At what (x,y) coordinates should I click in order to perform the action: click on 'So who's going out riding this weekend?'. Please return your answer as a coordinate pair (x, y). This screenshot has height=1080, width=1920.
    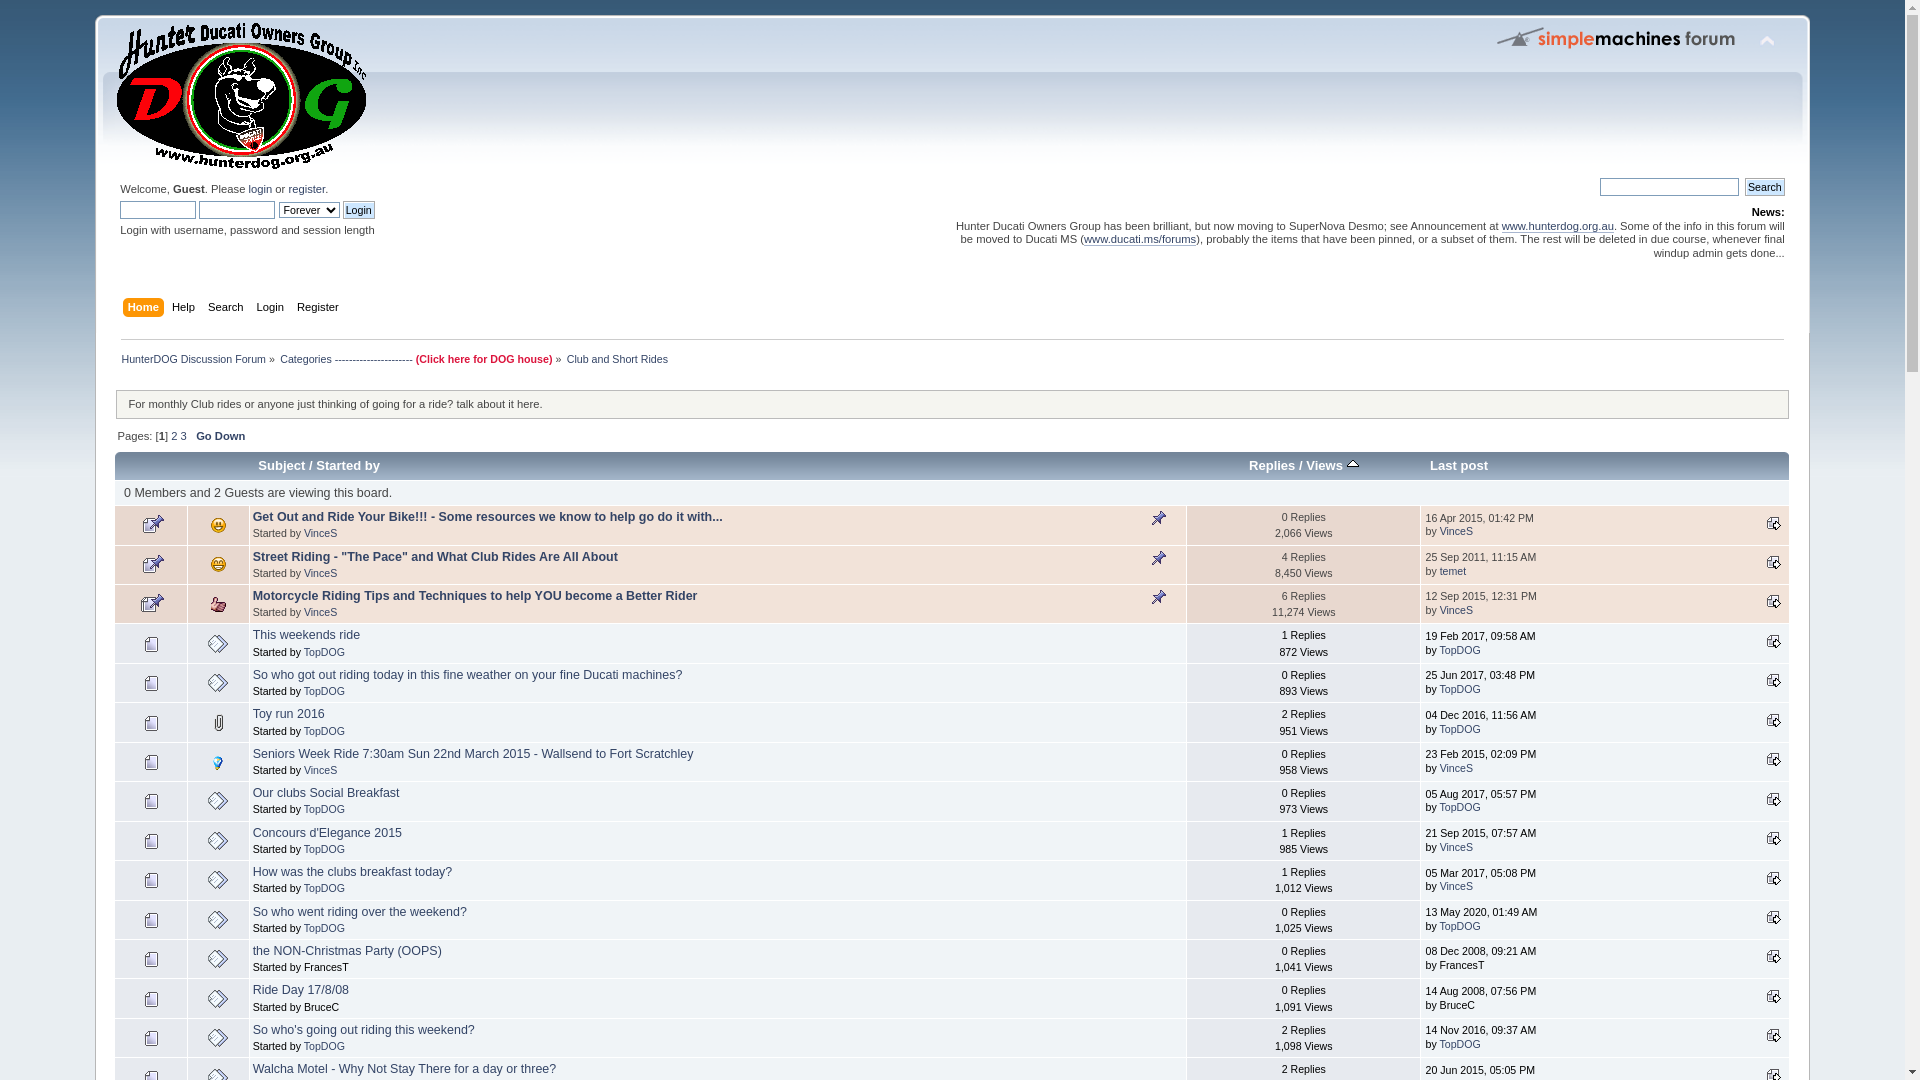
    Looking at the image, I should click on (364, 1029).